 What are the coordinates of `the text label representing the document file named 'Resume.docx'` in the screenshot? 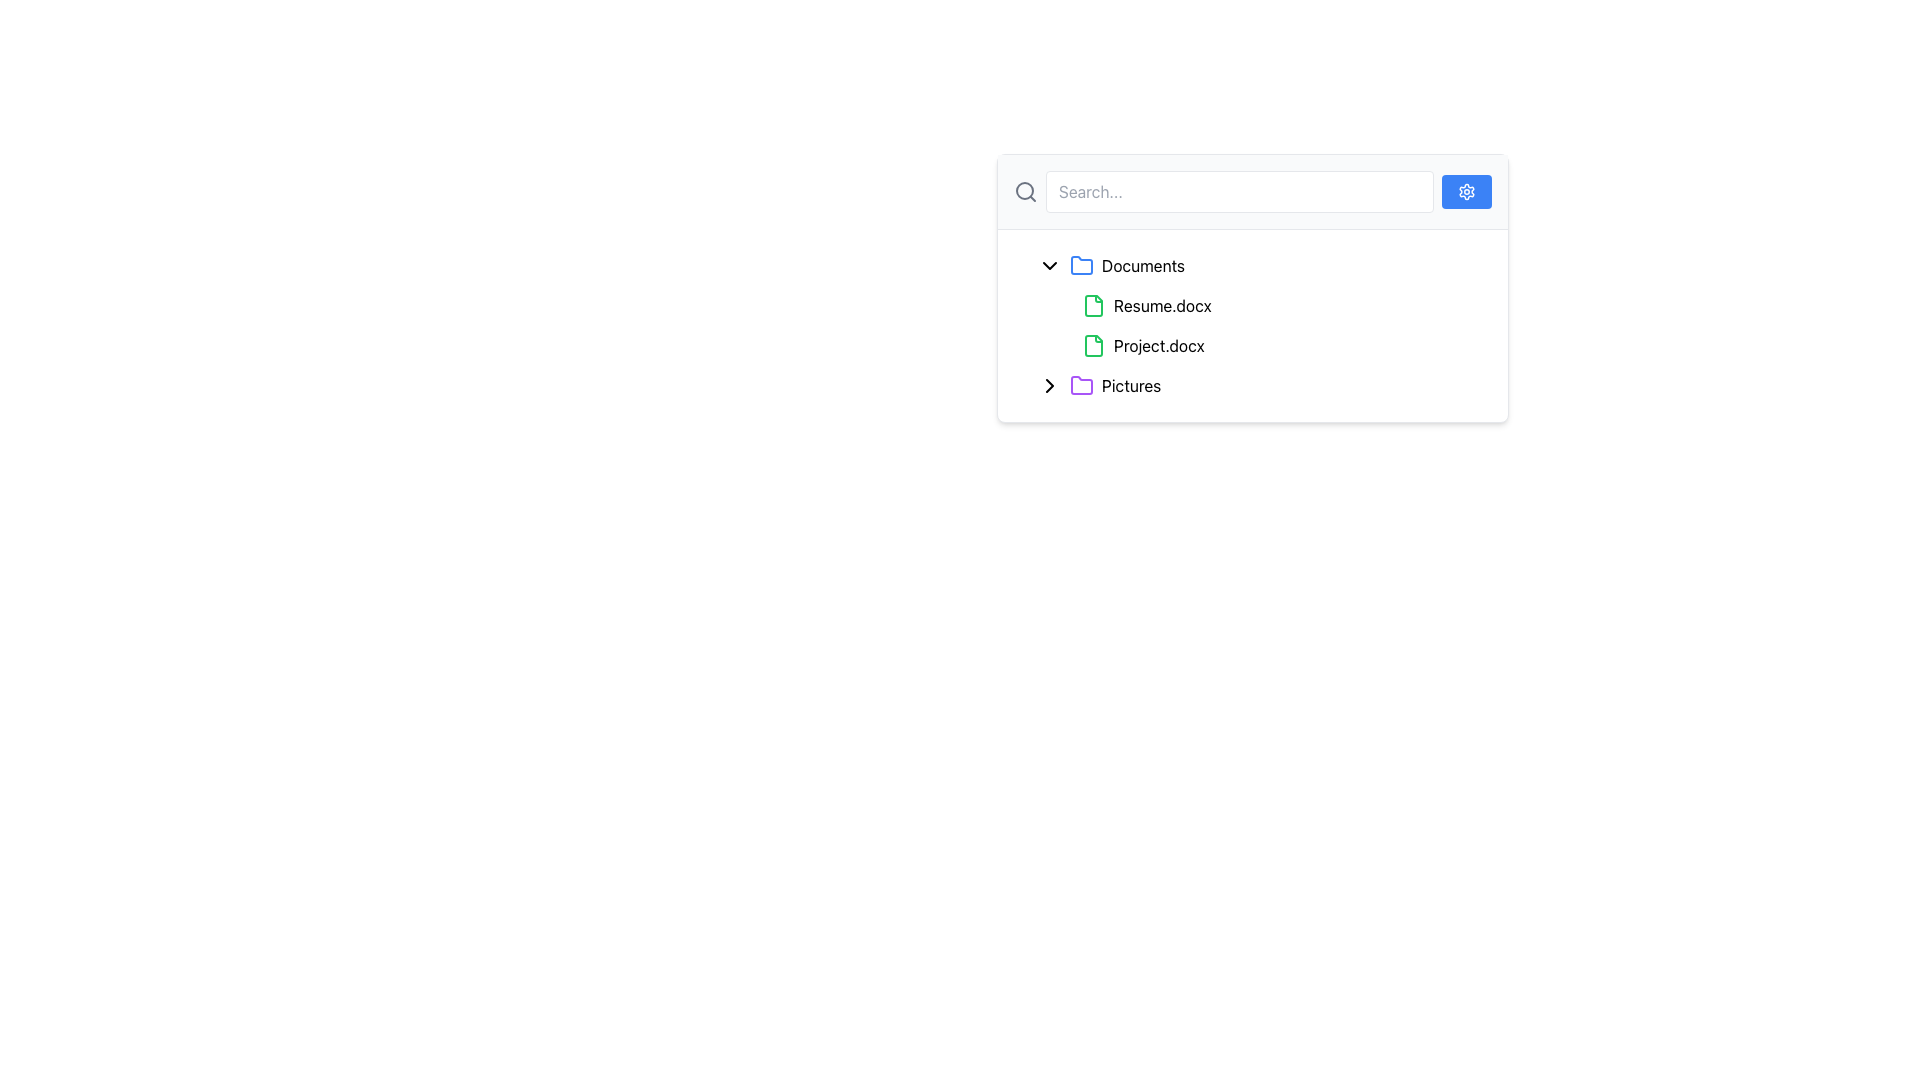 It's located at (1161, 305).